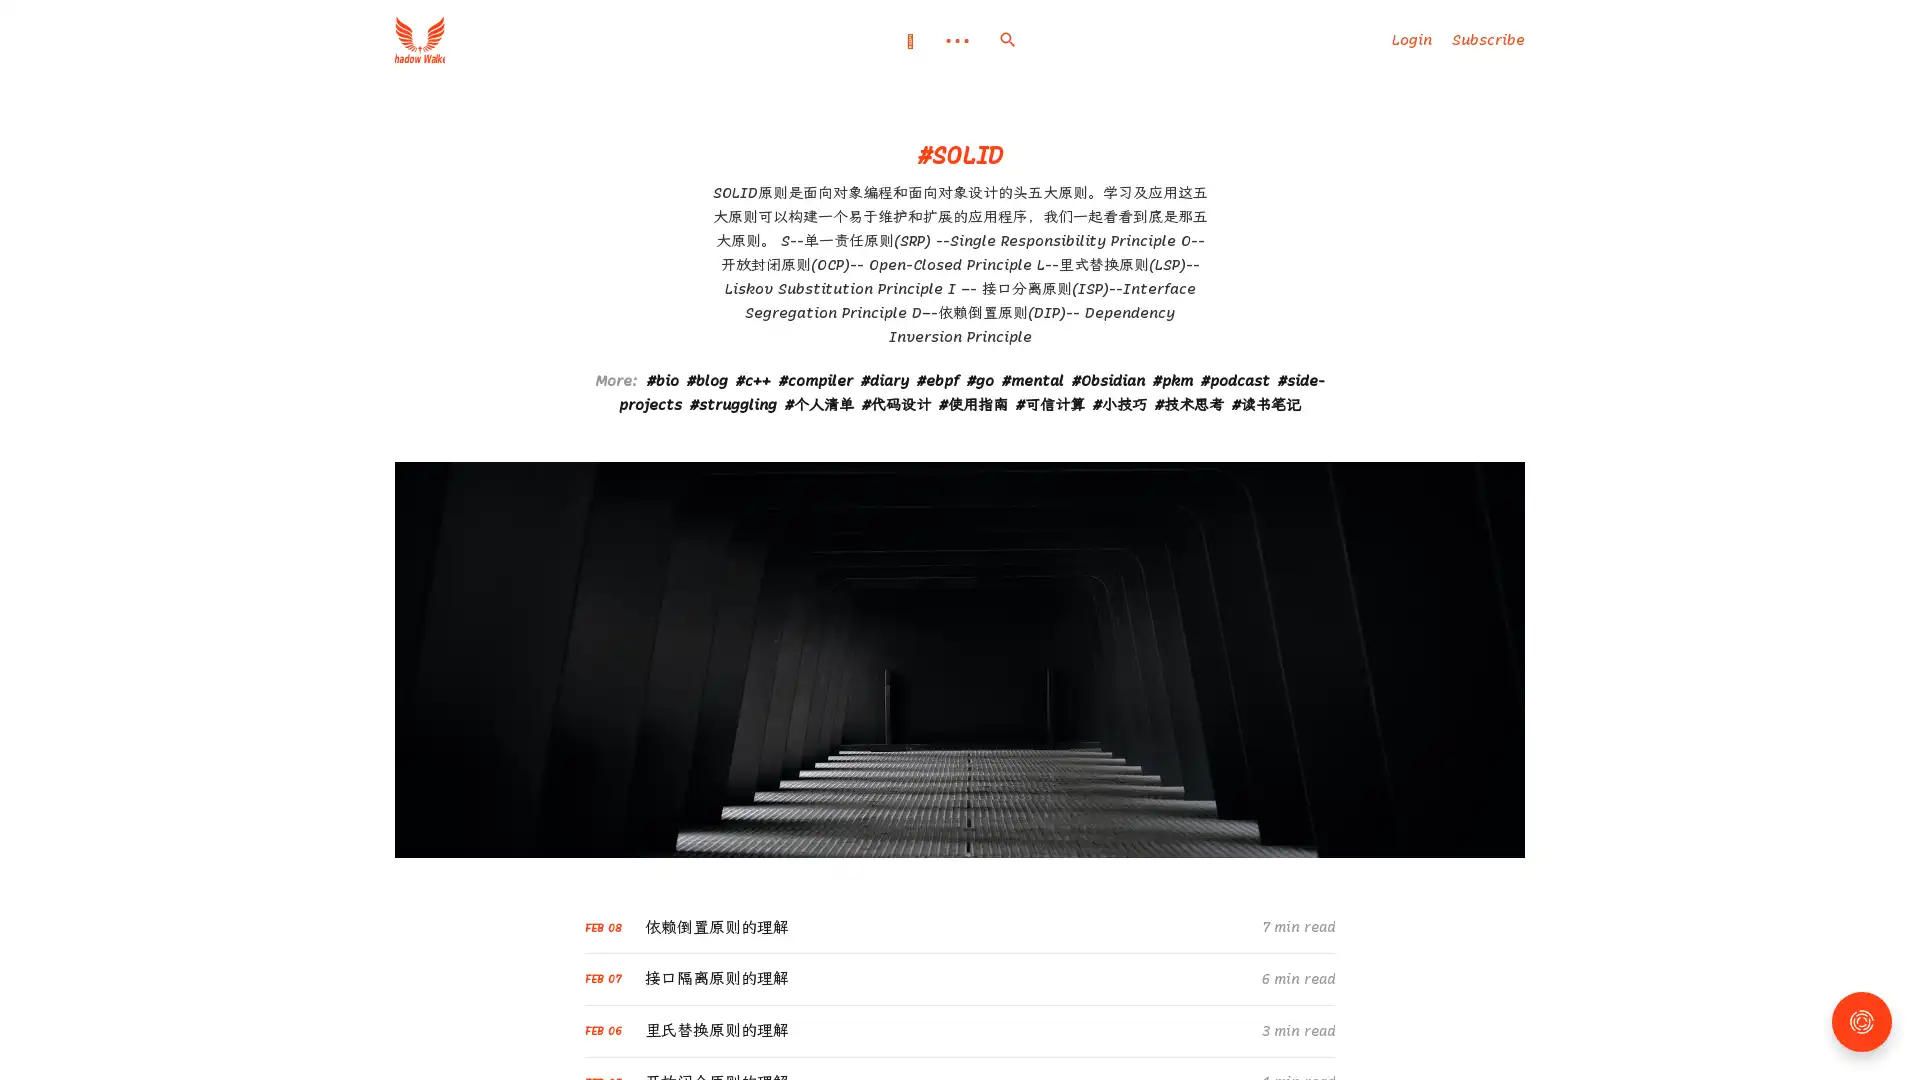 This screenshot has width=1920, height=1080. Describe the element at coordinates (1007, 39) in the screenshot. I see `Search` at that location.